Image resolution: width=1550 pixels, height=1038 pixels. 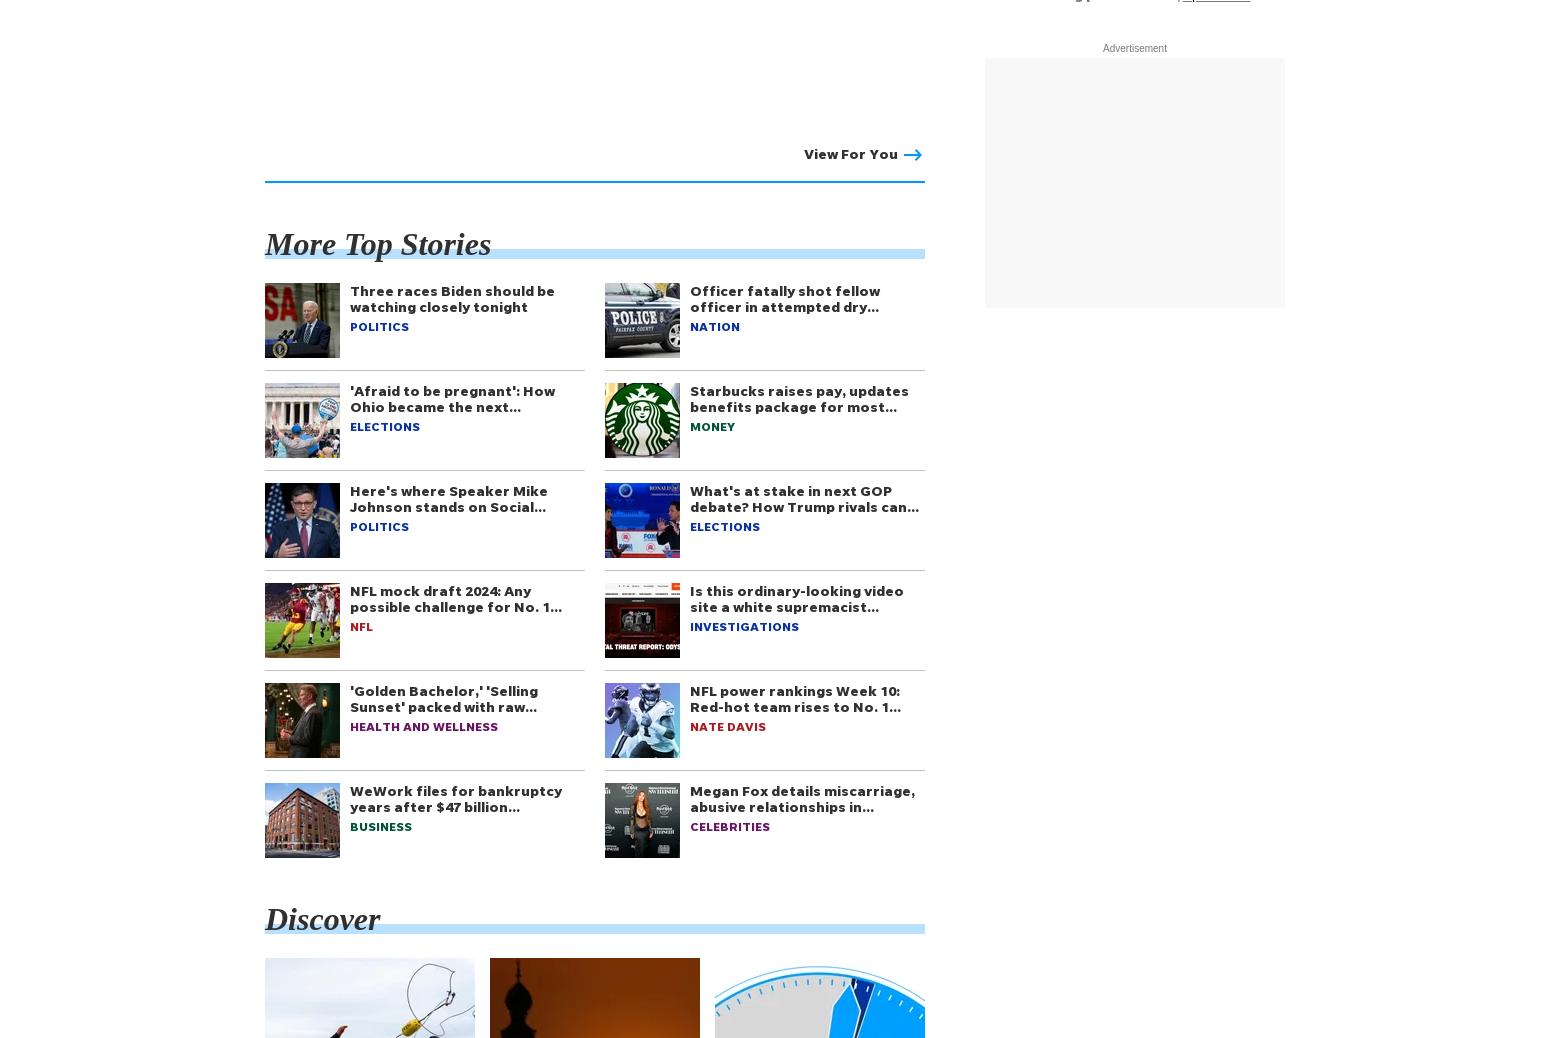 What do you see at coordinates (802, 152) in the screenshot?
I see `'View For You'` at bounding box center [802, 152].